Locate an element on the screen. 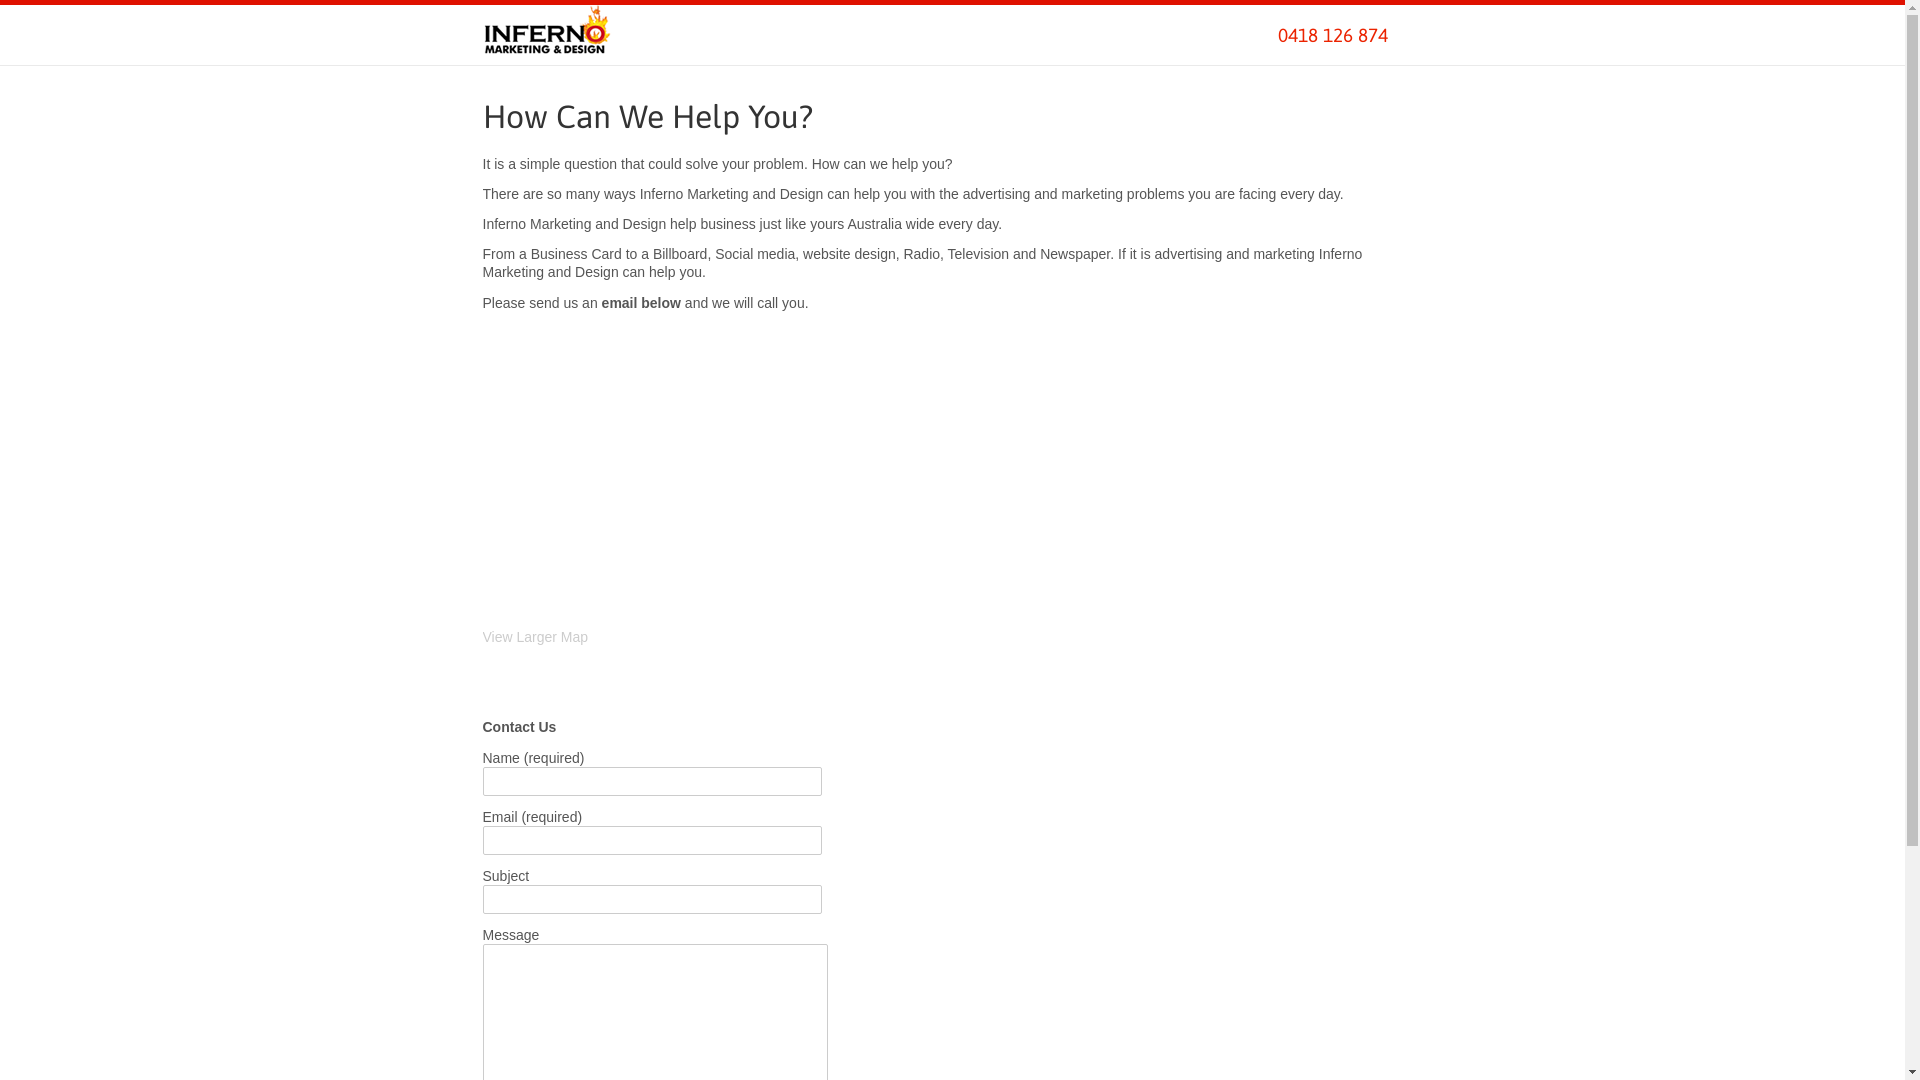 This screenshot has width=1920, height=1080. 'View Larger Map' is located at coordinates (481, 636).